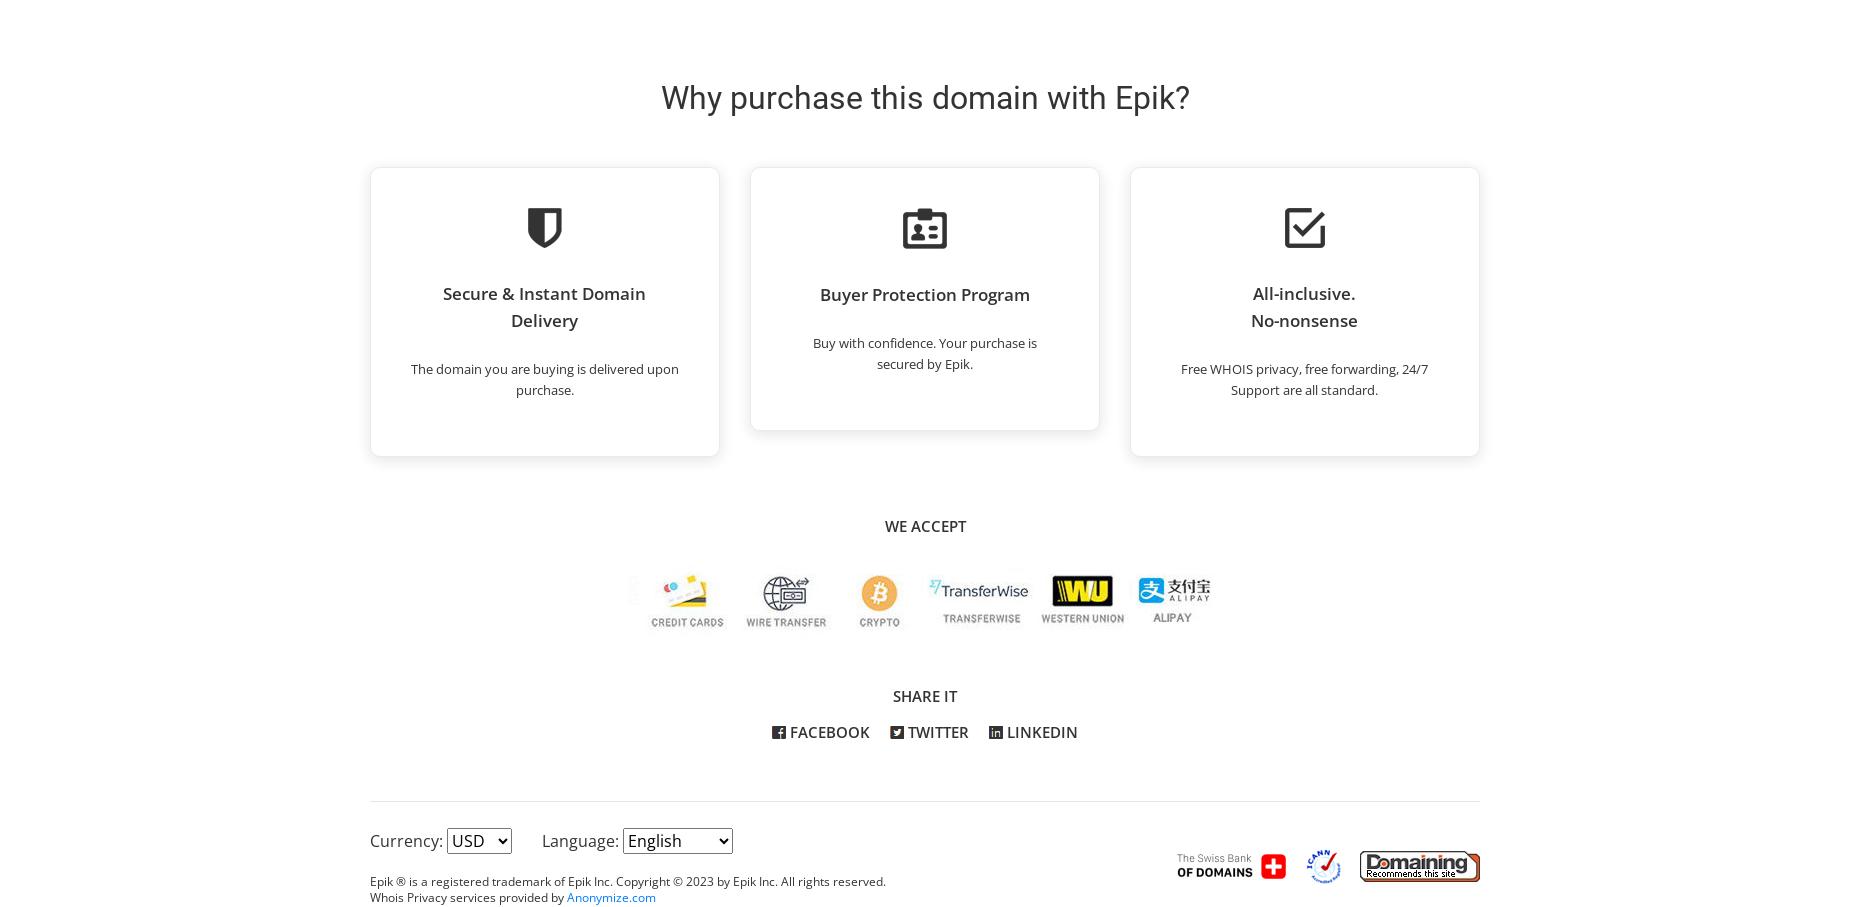  I want to click on 'Facebook', so click(786, 732).